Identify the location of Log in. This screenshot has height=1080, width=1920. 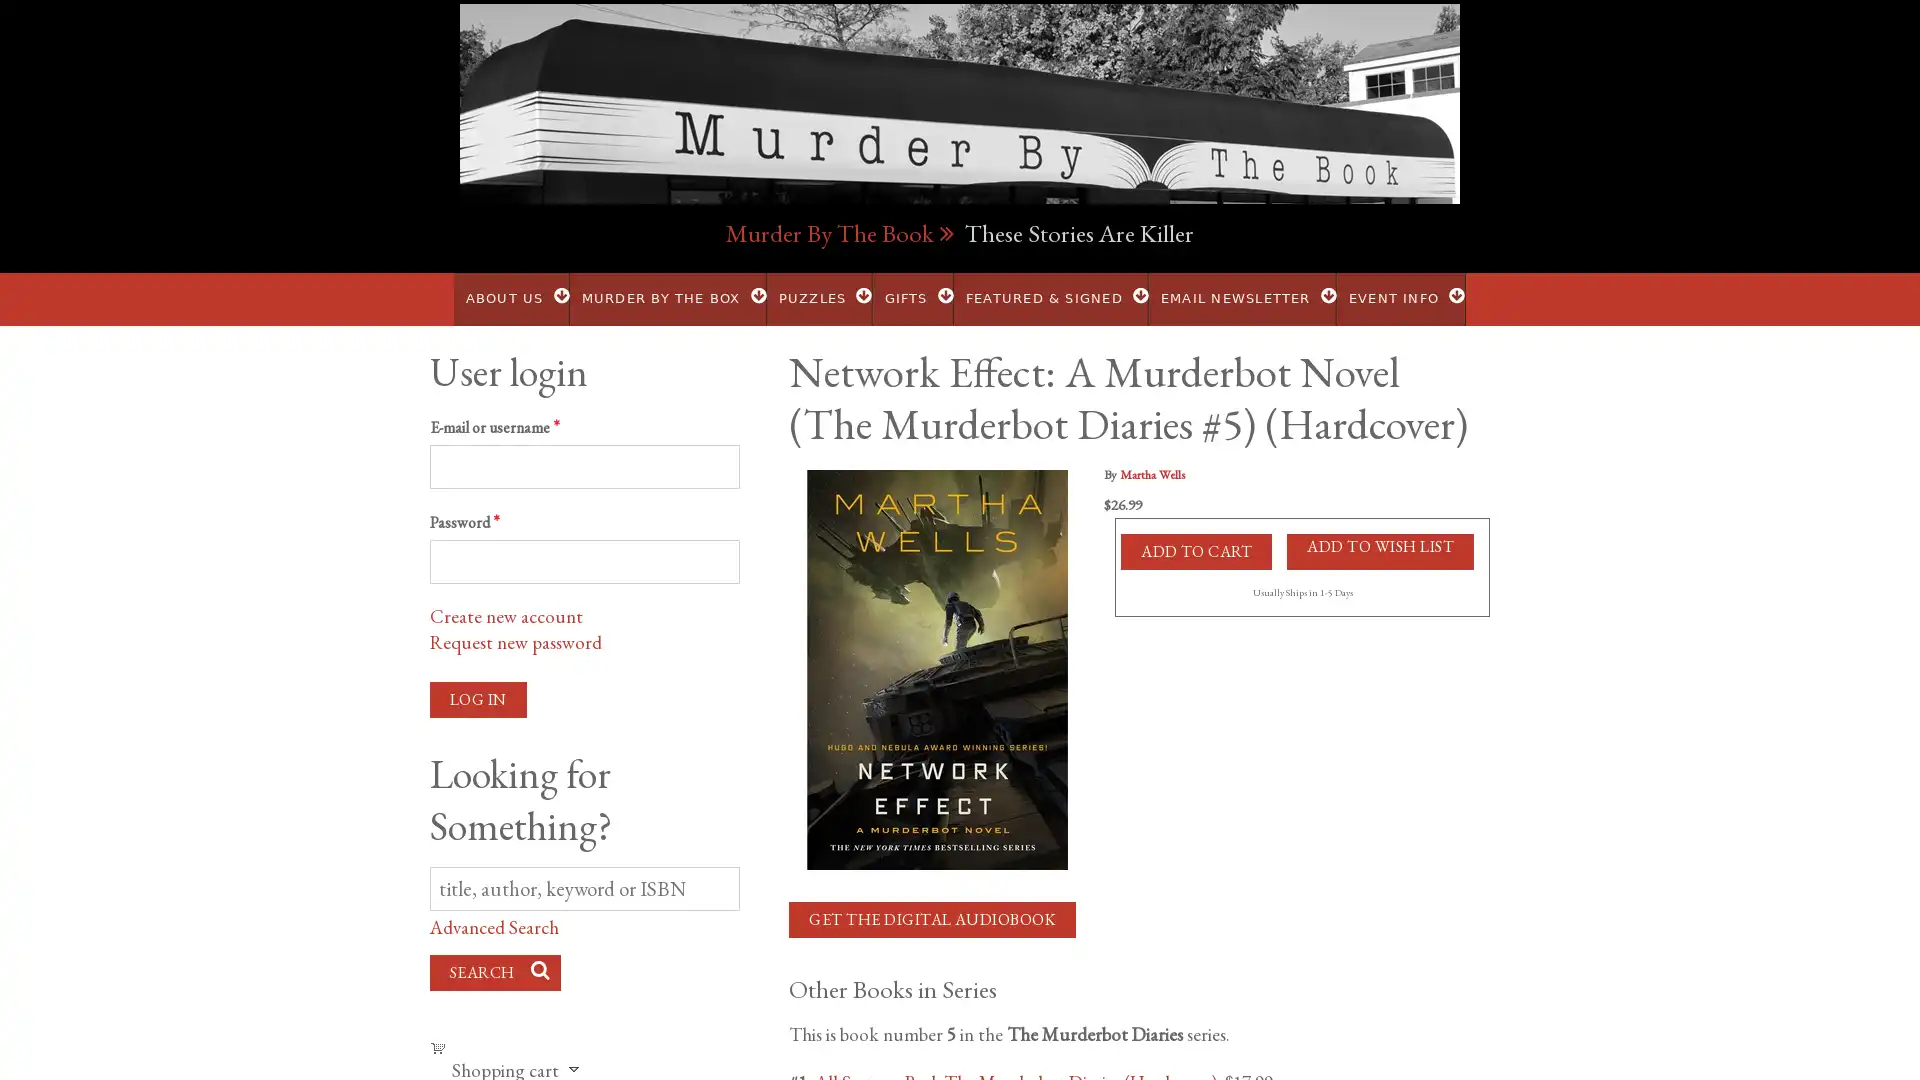
(477, 739).